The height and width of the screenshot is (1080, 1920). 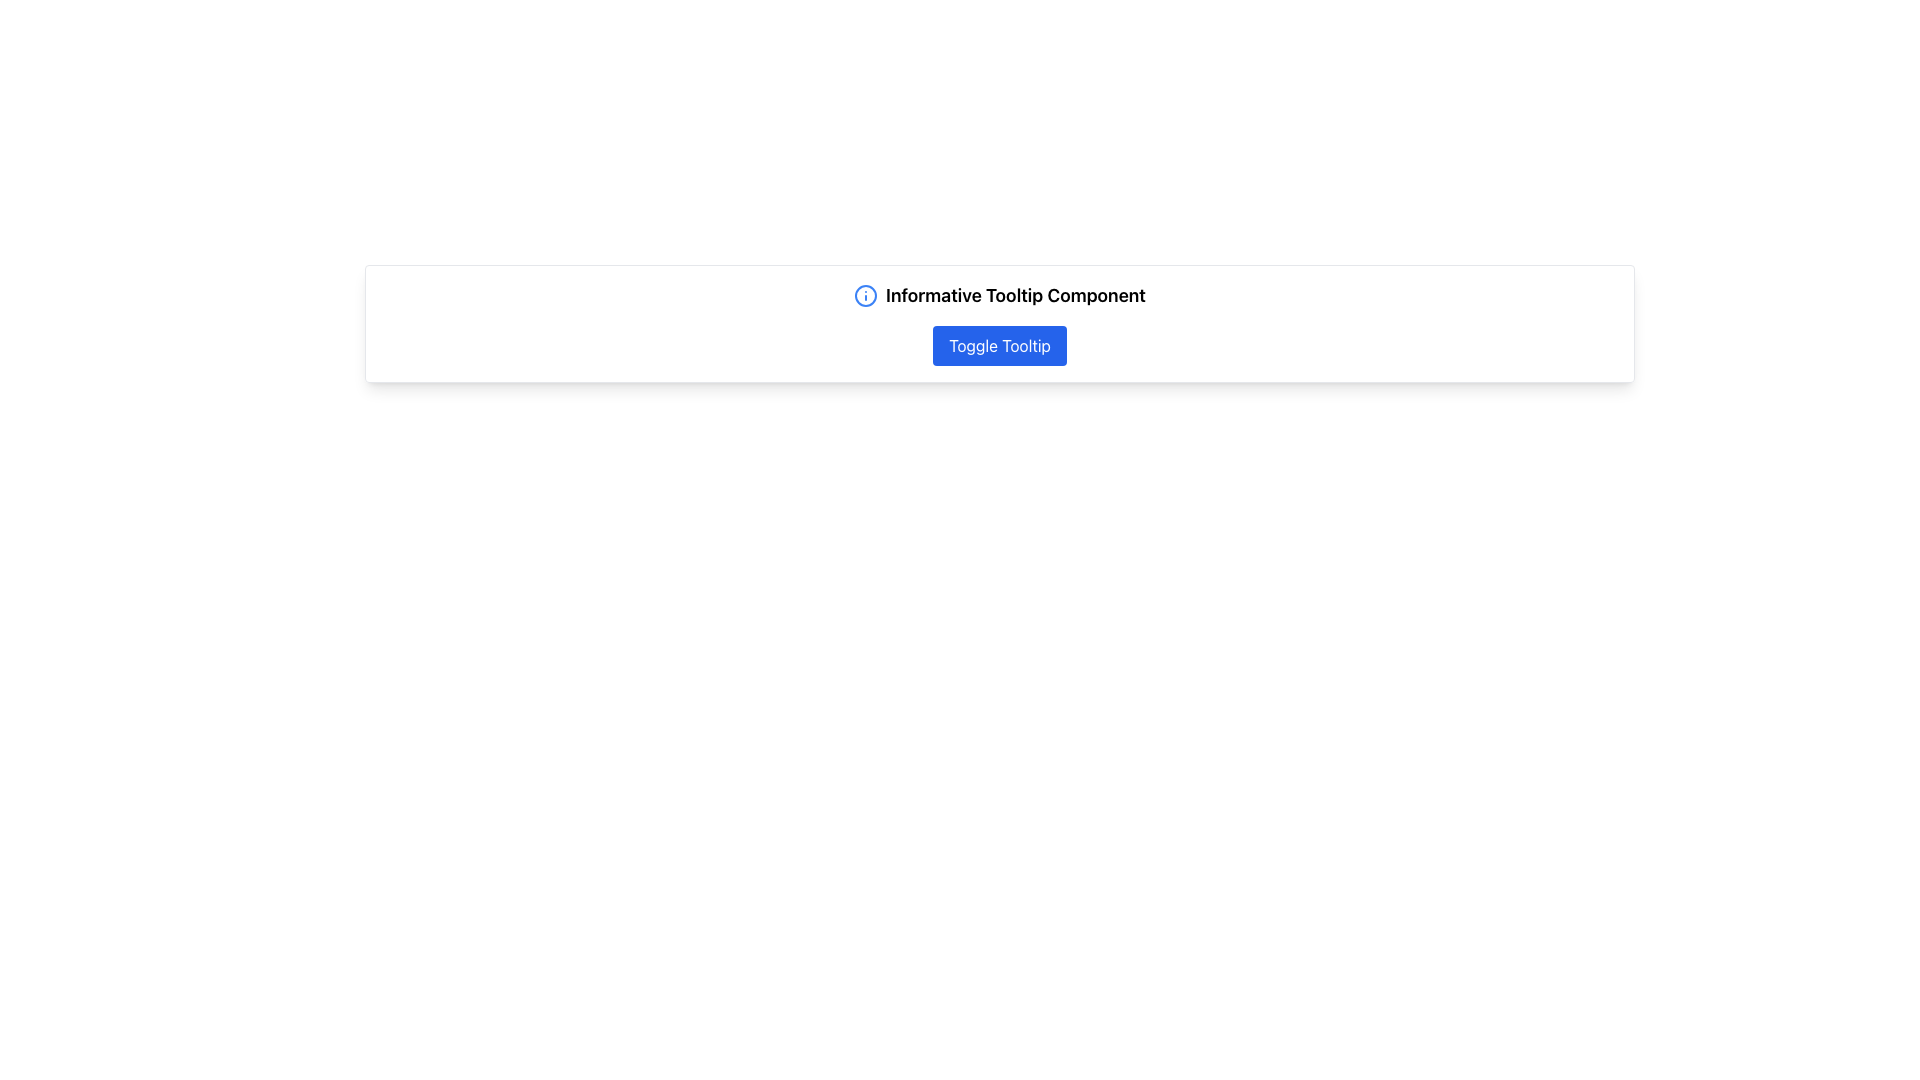 I want to click on the text label displaying 'Informative Tooltip Component', which is styled with a larger font size and bold weight, located to the right of the information icon, so click(x=1016, y=296).